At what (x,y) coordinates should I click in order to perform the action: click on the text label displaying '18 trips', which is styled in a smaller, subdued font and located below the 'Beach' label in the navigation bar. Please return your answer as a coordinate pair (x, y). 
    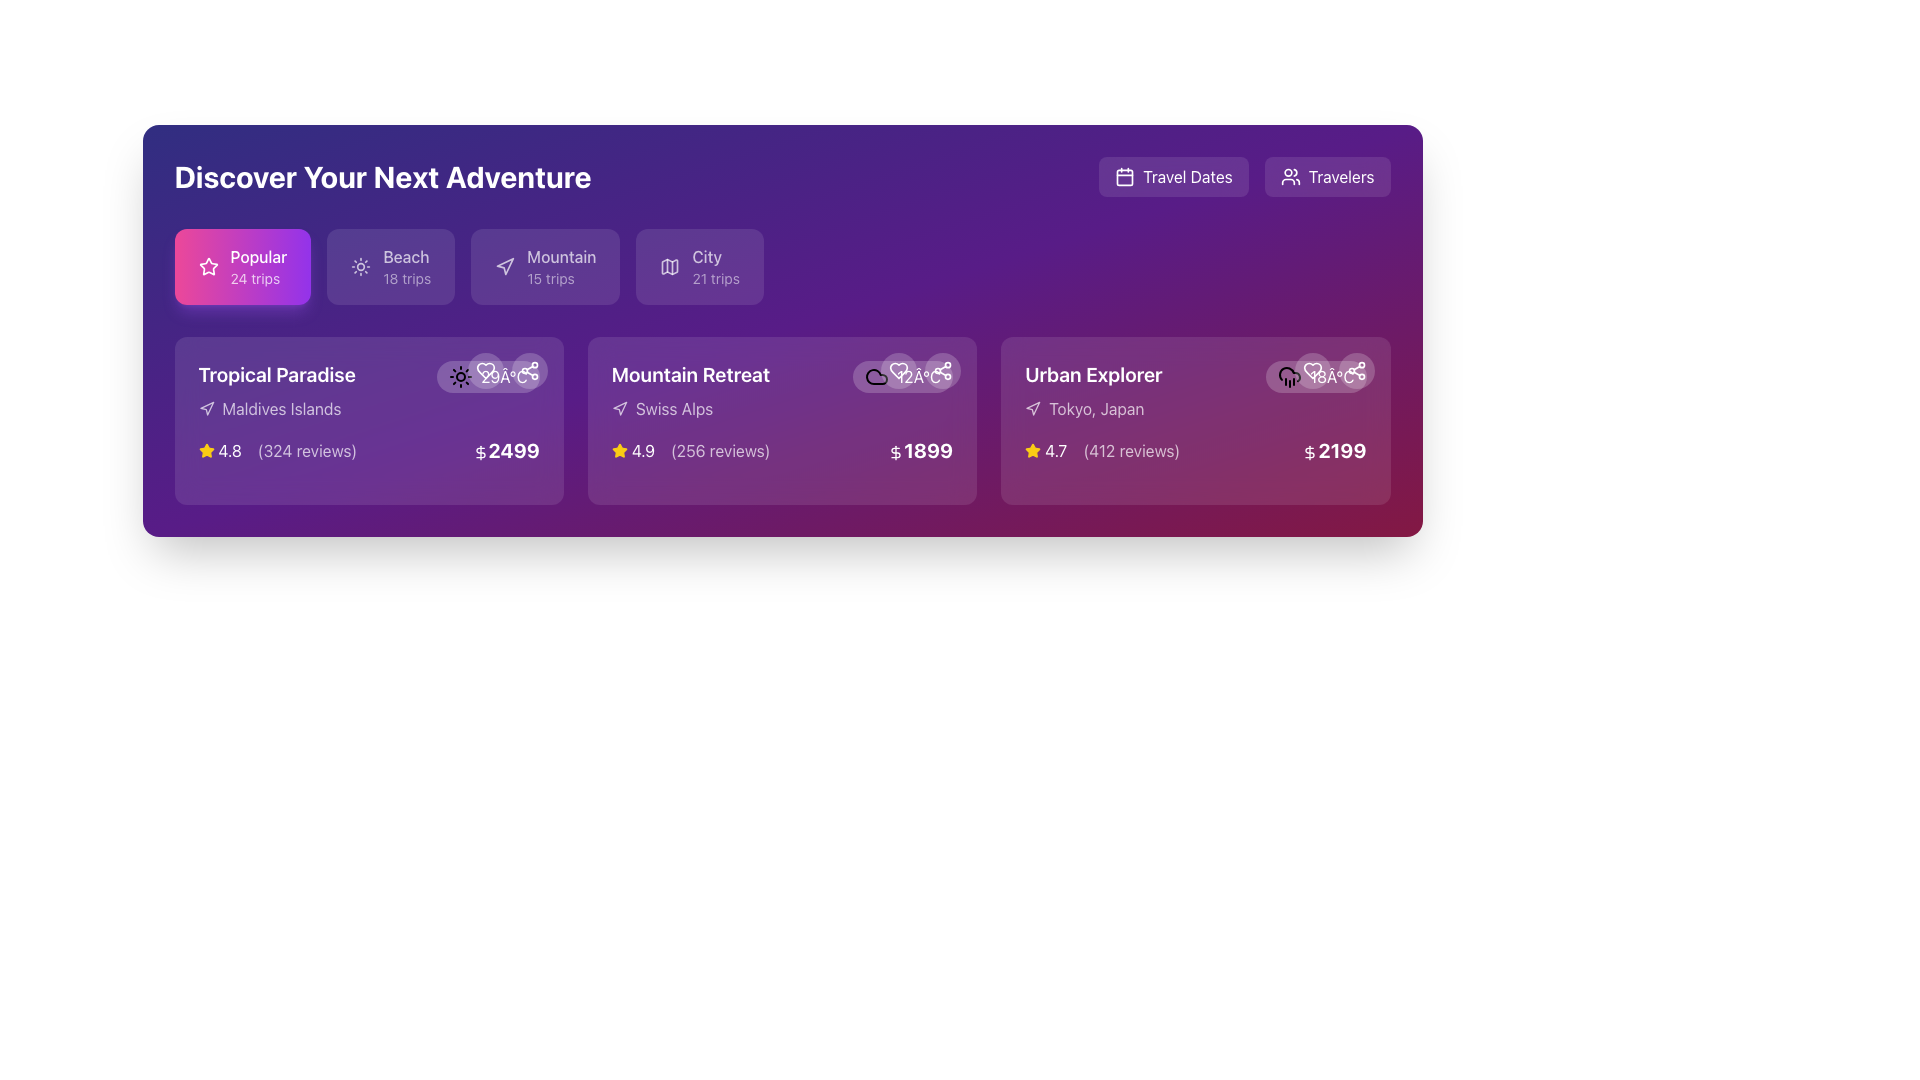
    Looking at the image, I should click on (406, 278).